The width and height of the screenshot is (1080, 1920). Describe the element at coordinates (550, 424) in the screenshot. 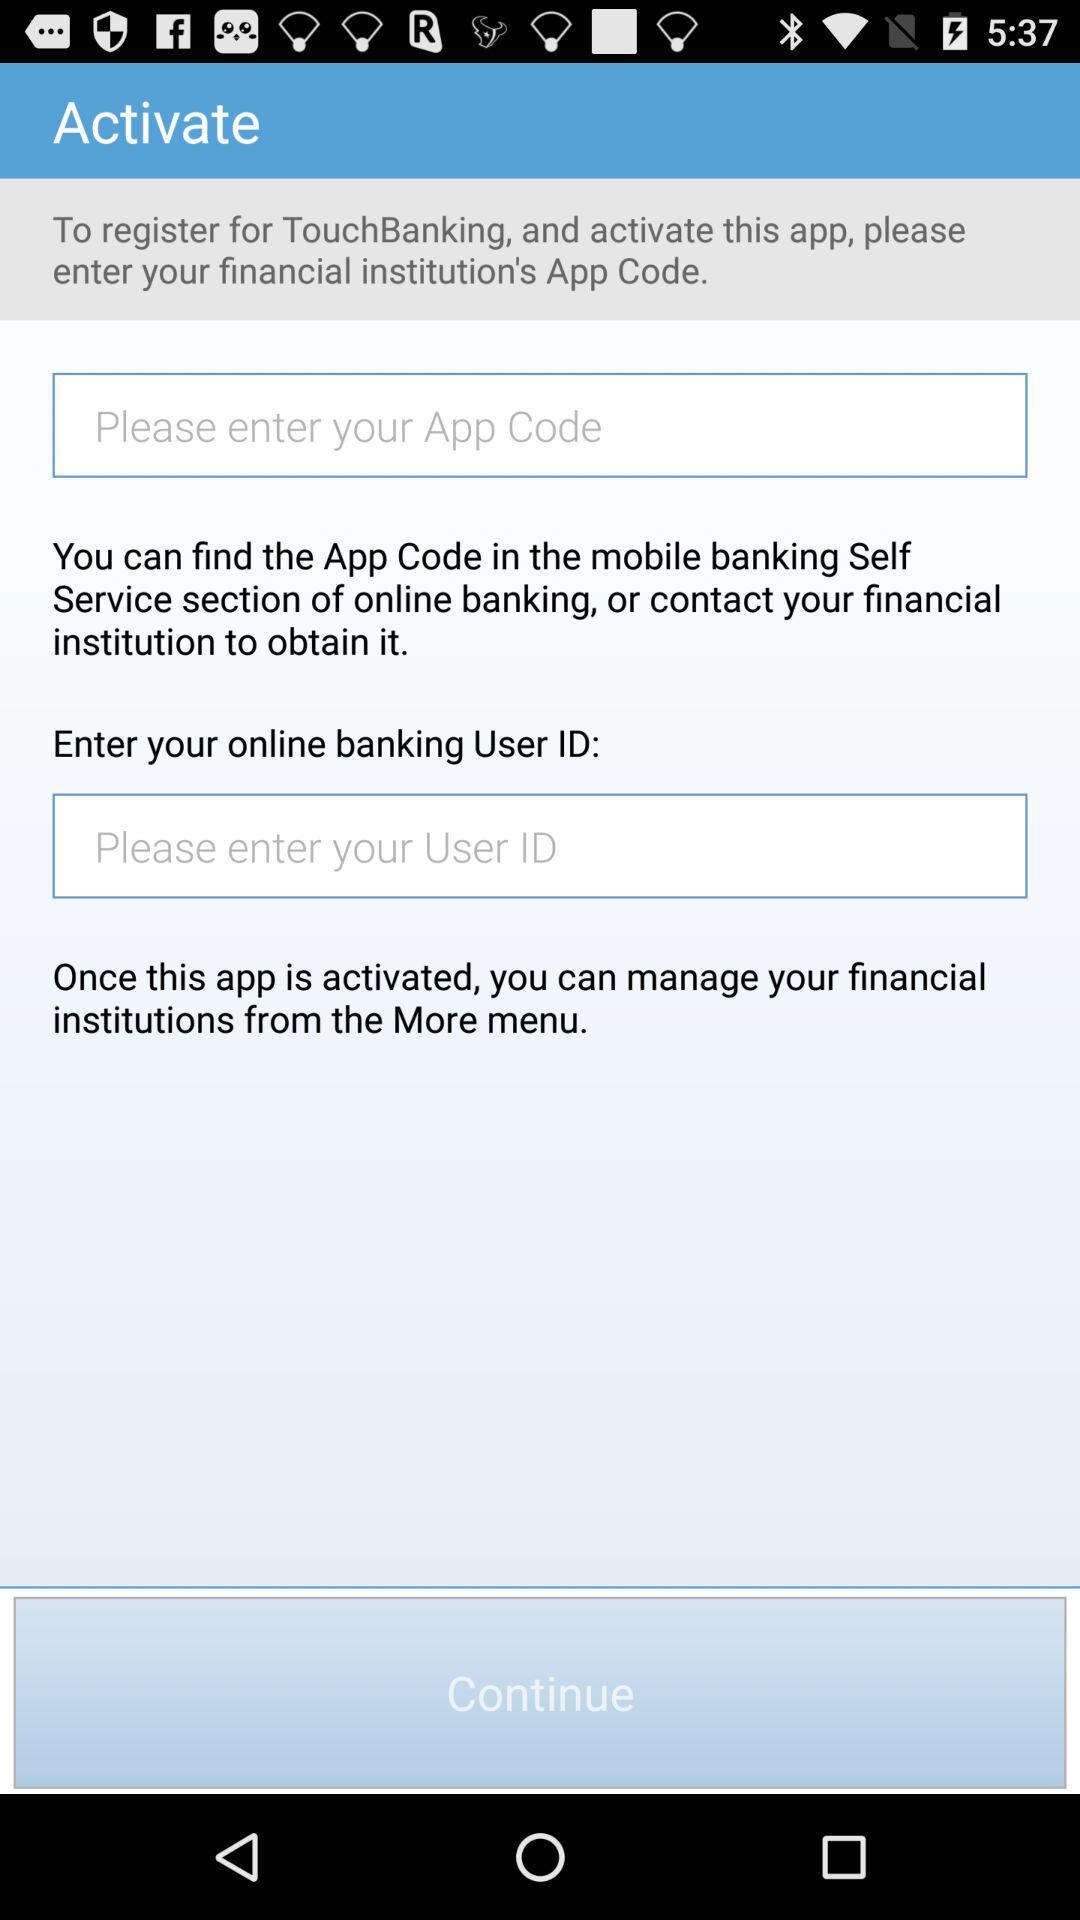

I see `app code` at that location.